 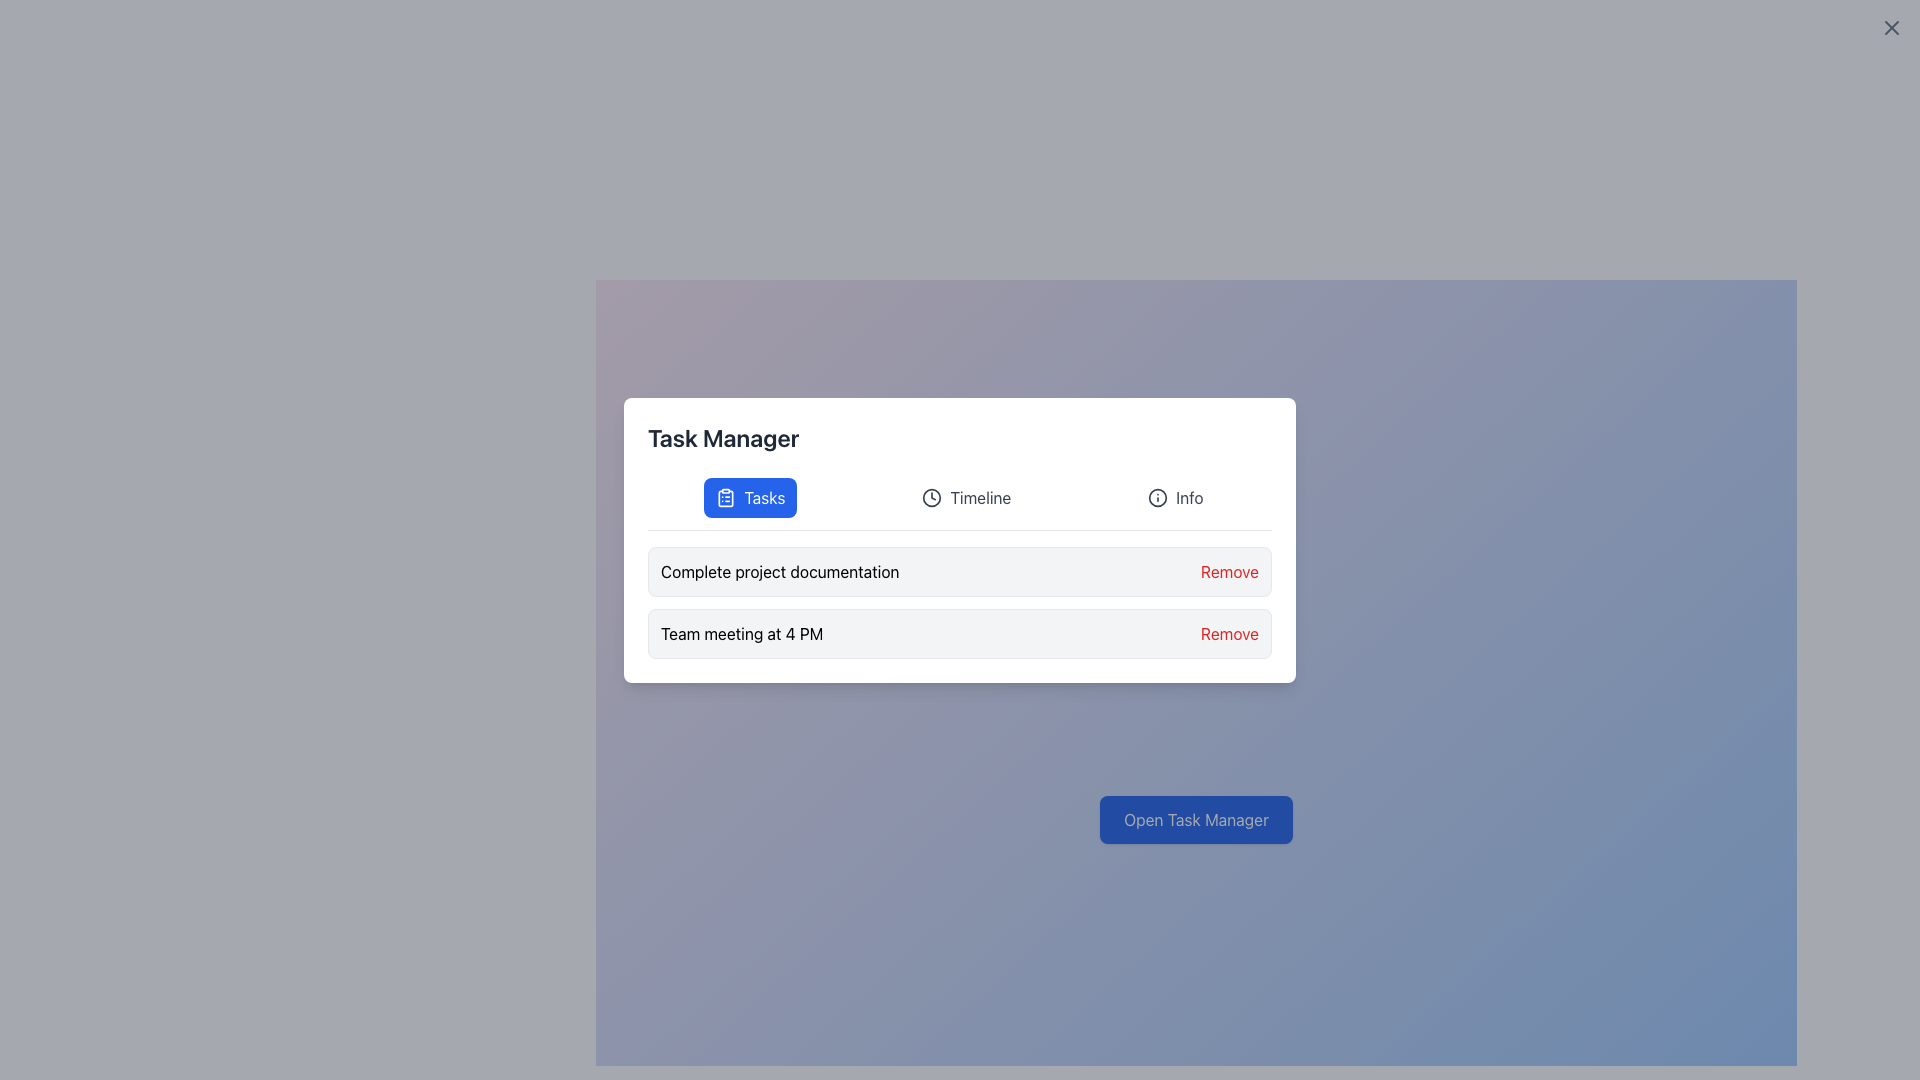 I want to click on the 'Info' button, which is the third button in a group of three buttons labeled 'Tasks', 'Timeline', and 'Info', so click(x=1175, y=496).